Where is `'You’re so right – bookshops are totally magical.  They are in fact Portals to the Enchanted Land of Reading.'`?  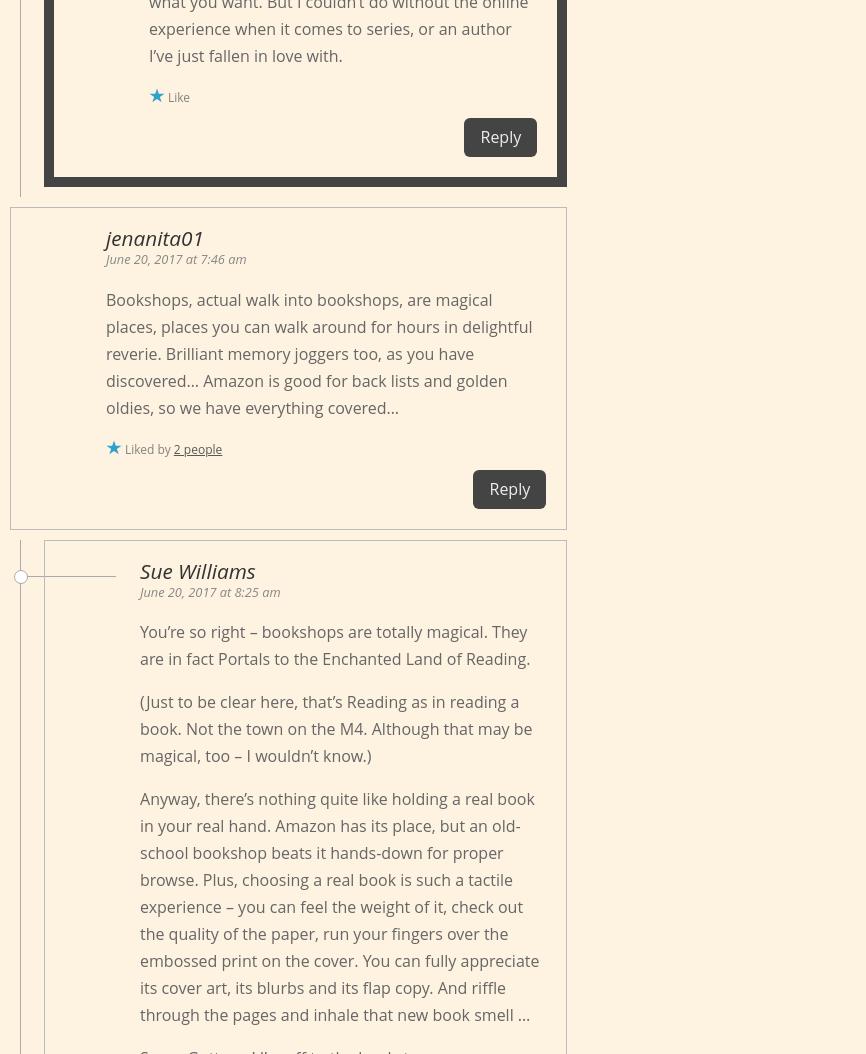
'You’re so right – bookshops are totally magical.  They are in fact Portals to the Enchanted Land of Reading.' is located at coordinates (333, 645).